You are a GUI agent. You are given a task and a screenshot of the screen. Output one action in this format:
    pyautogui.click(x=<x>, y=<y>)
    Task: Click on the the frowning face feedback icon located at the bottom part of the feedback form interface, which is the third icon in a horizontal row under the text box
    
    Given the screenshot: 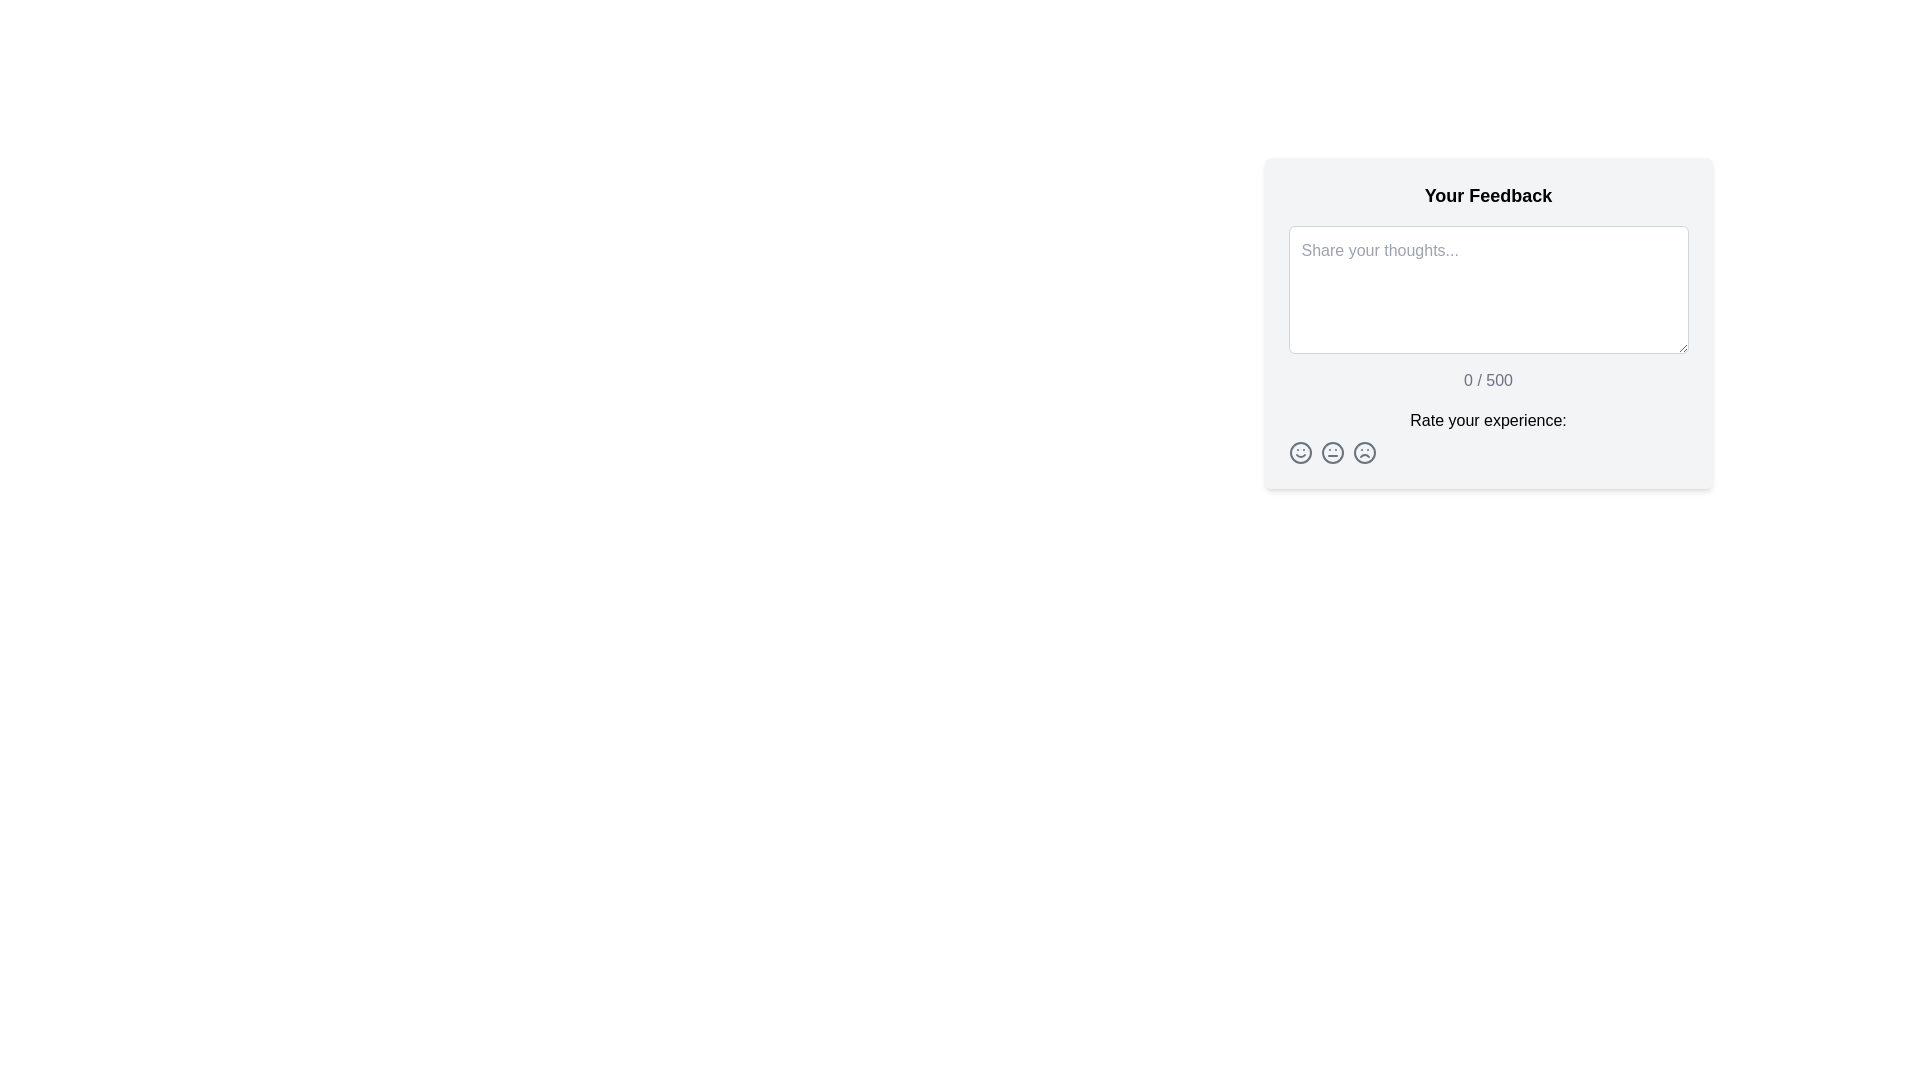 What is the action you would take?
    pyautogui.click(x=1363, y=452)
    